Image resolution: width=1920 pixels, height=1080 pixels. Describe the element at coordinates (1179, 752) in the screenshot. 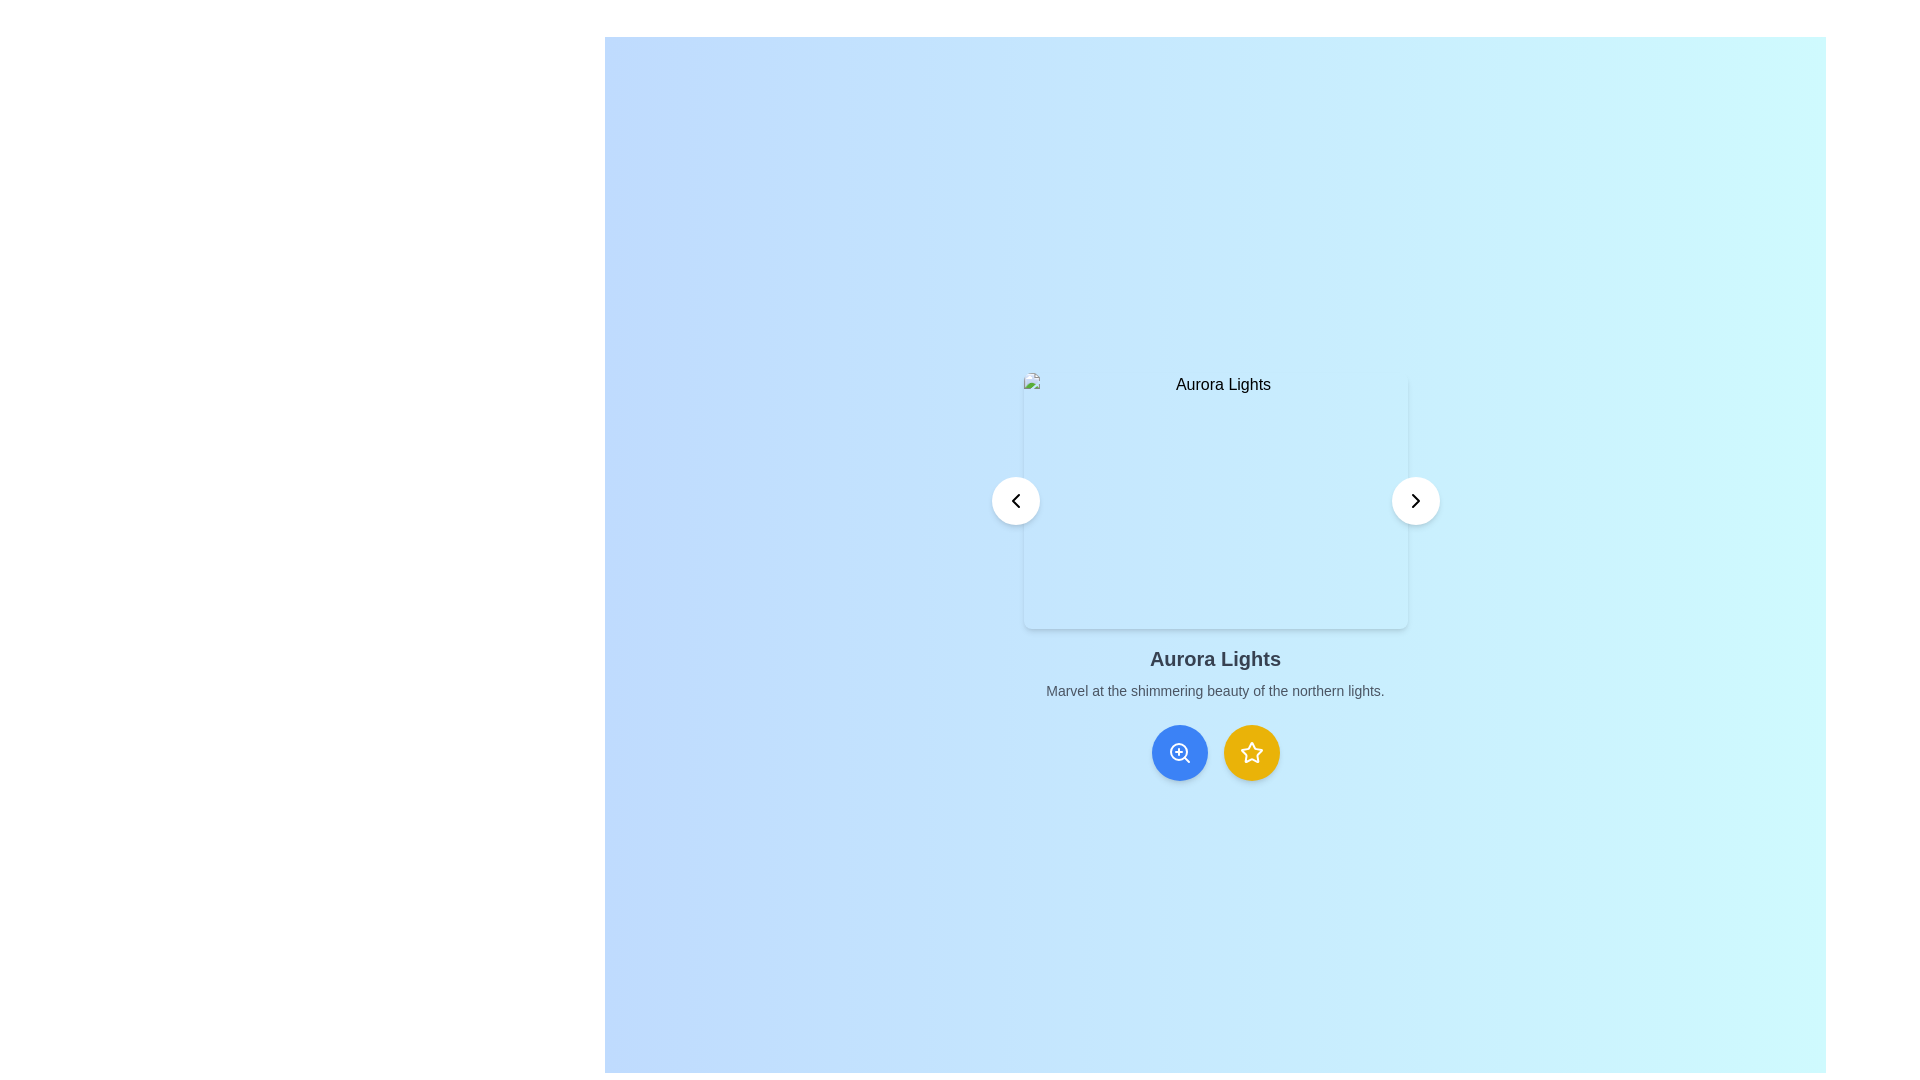

I see `the magnifying glass icon with a plus sign inside it, which is located within a blue circular button at the lower center of the interface` at that location.